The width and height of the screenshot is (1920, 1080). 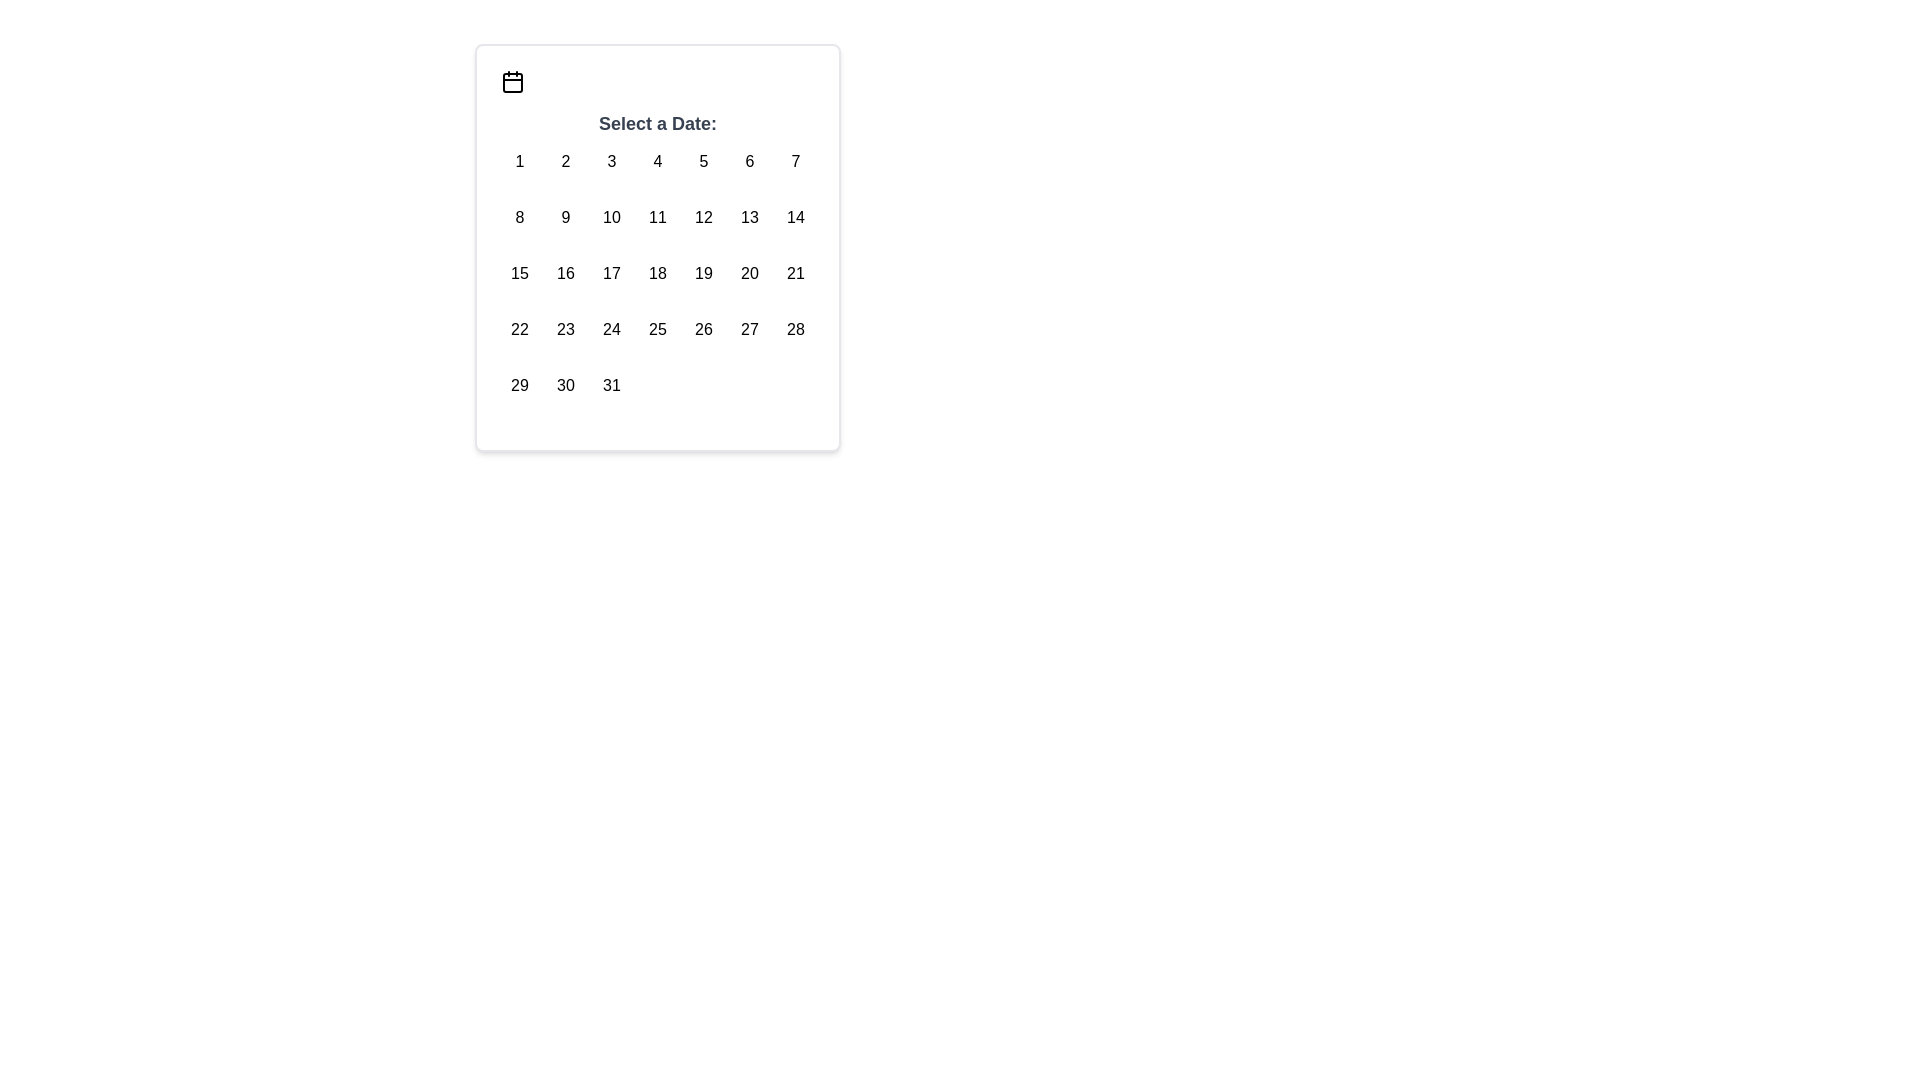 I want to click on the number in the calendar grid, so click(x=657, y=266).